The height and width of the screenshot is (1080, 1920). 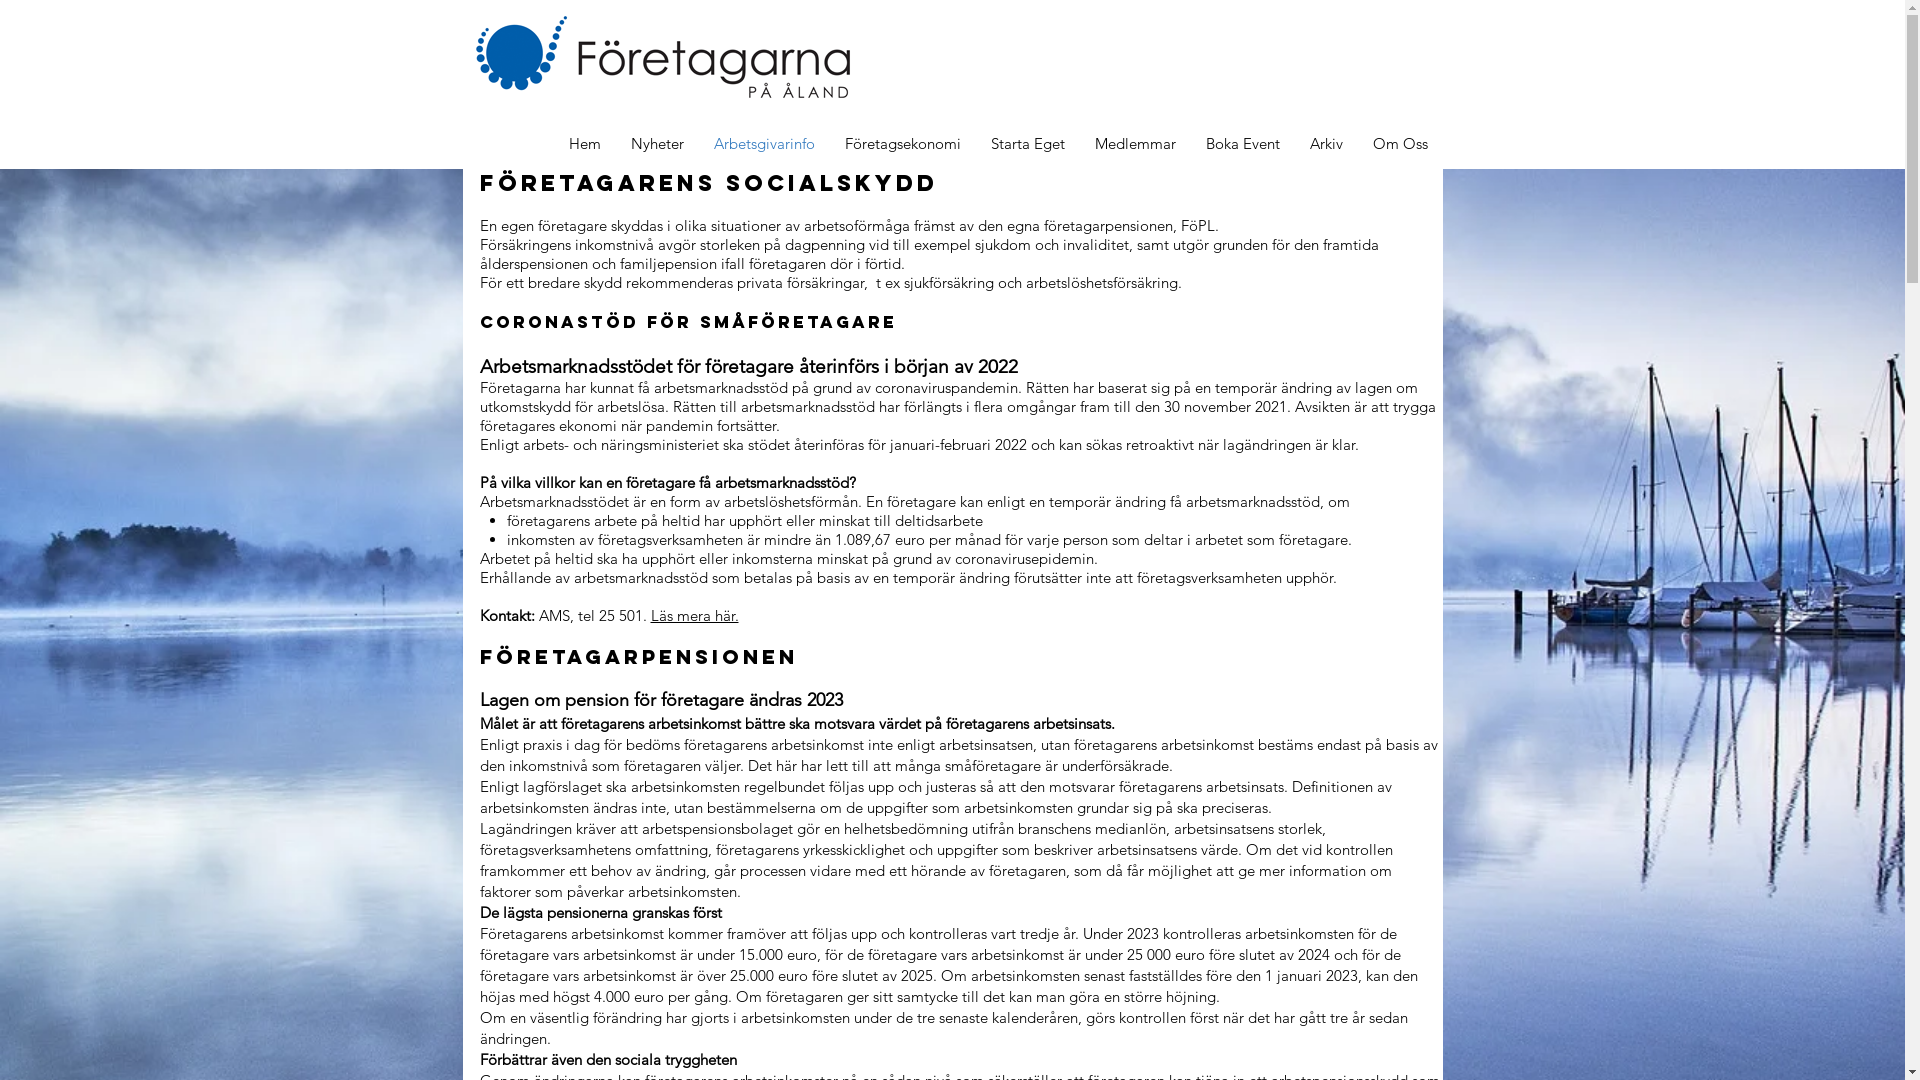 What do you see at coordinates (975, 142) in the screenshot?
I see `'Starta Eget'` at bounding box center [975, 142].